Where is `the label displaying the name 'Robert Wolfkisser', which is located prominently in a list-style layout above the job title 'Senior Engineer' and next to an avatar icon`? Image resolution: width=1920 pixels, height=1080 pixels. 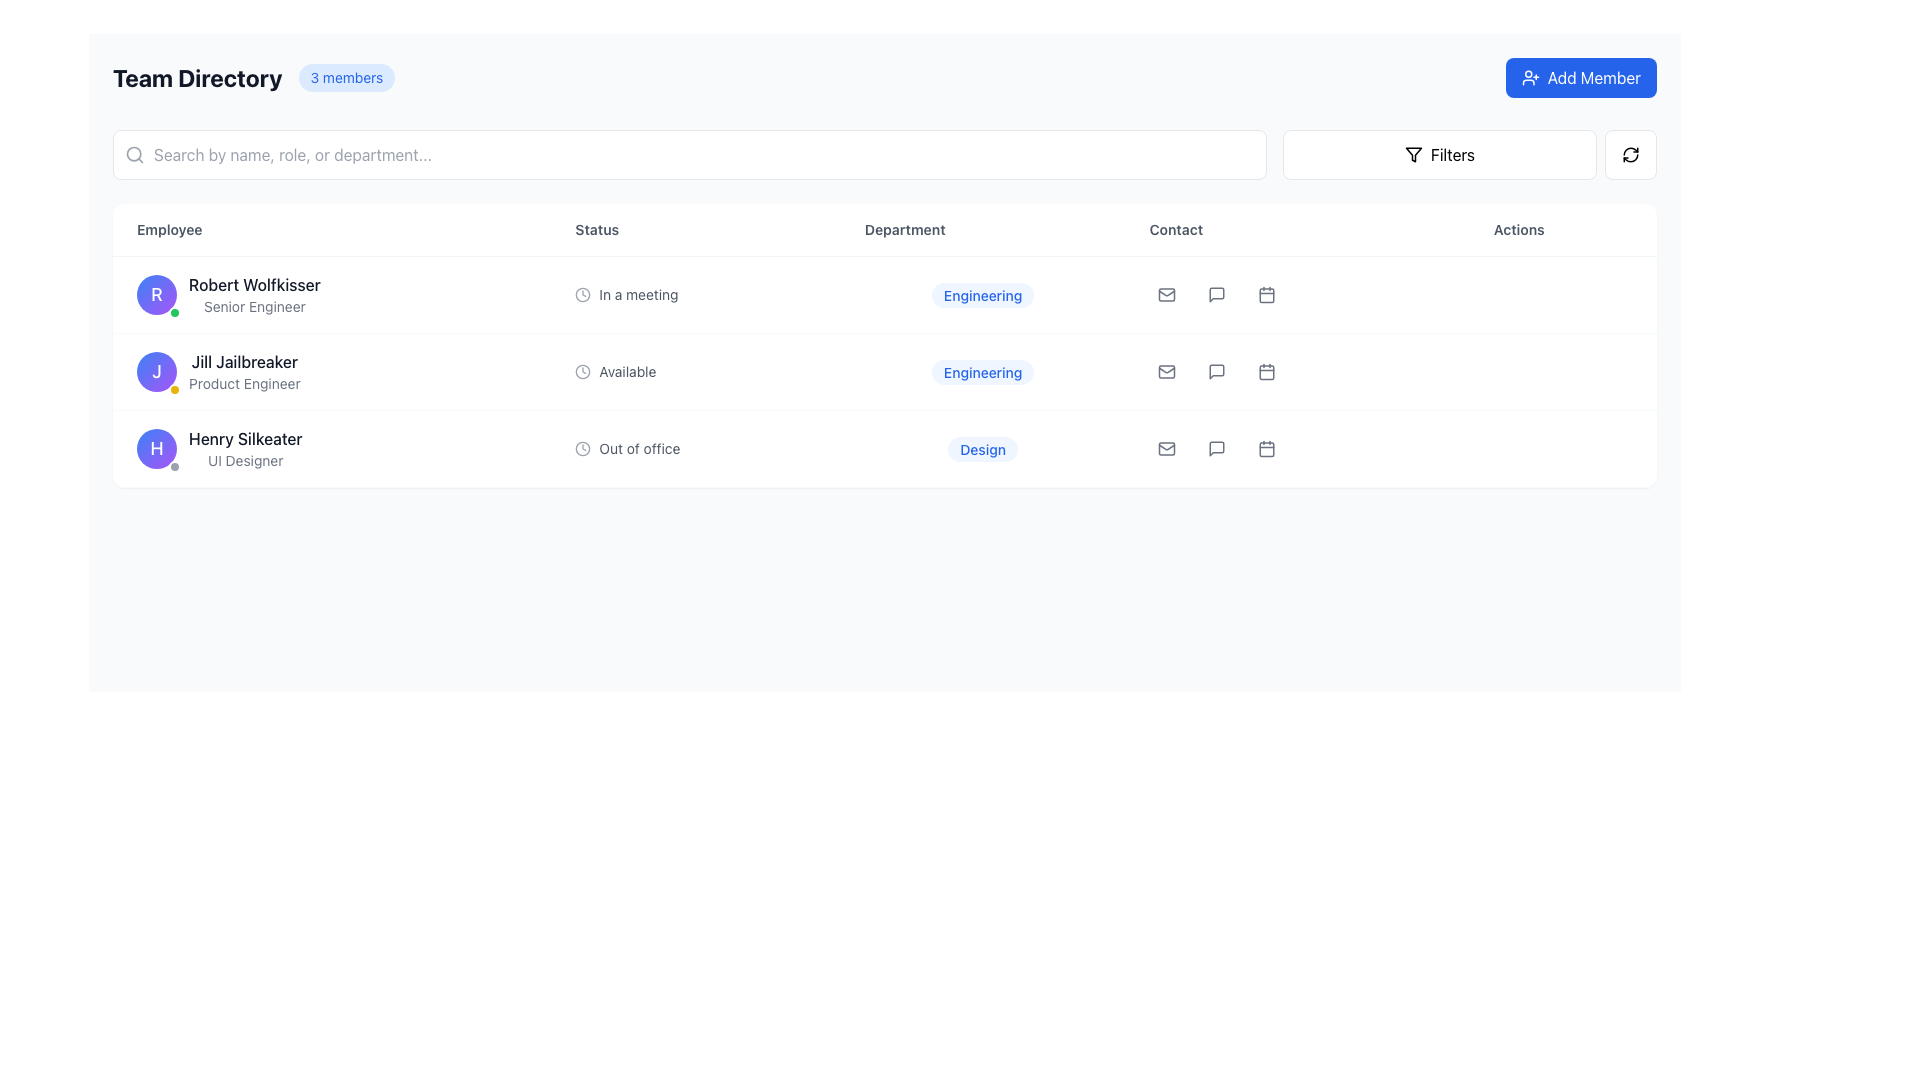 the label displaying the name 'Robert Wolfkisser', which is located prominently in a list-style layout above the job title 'Senior Engineer' and next to an avatar icon is located at coordinates (253, 285).